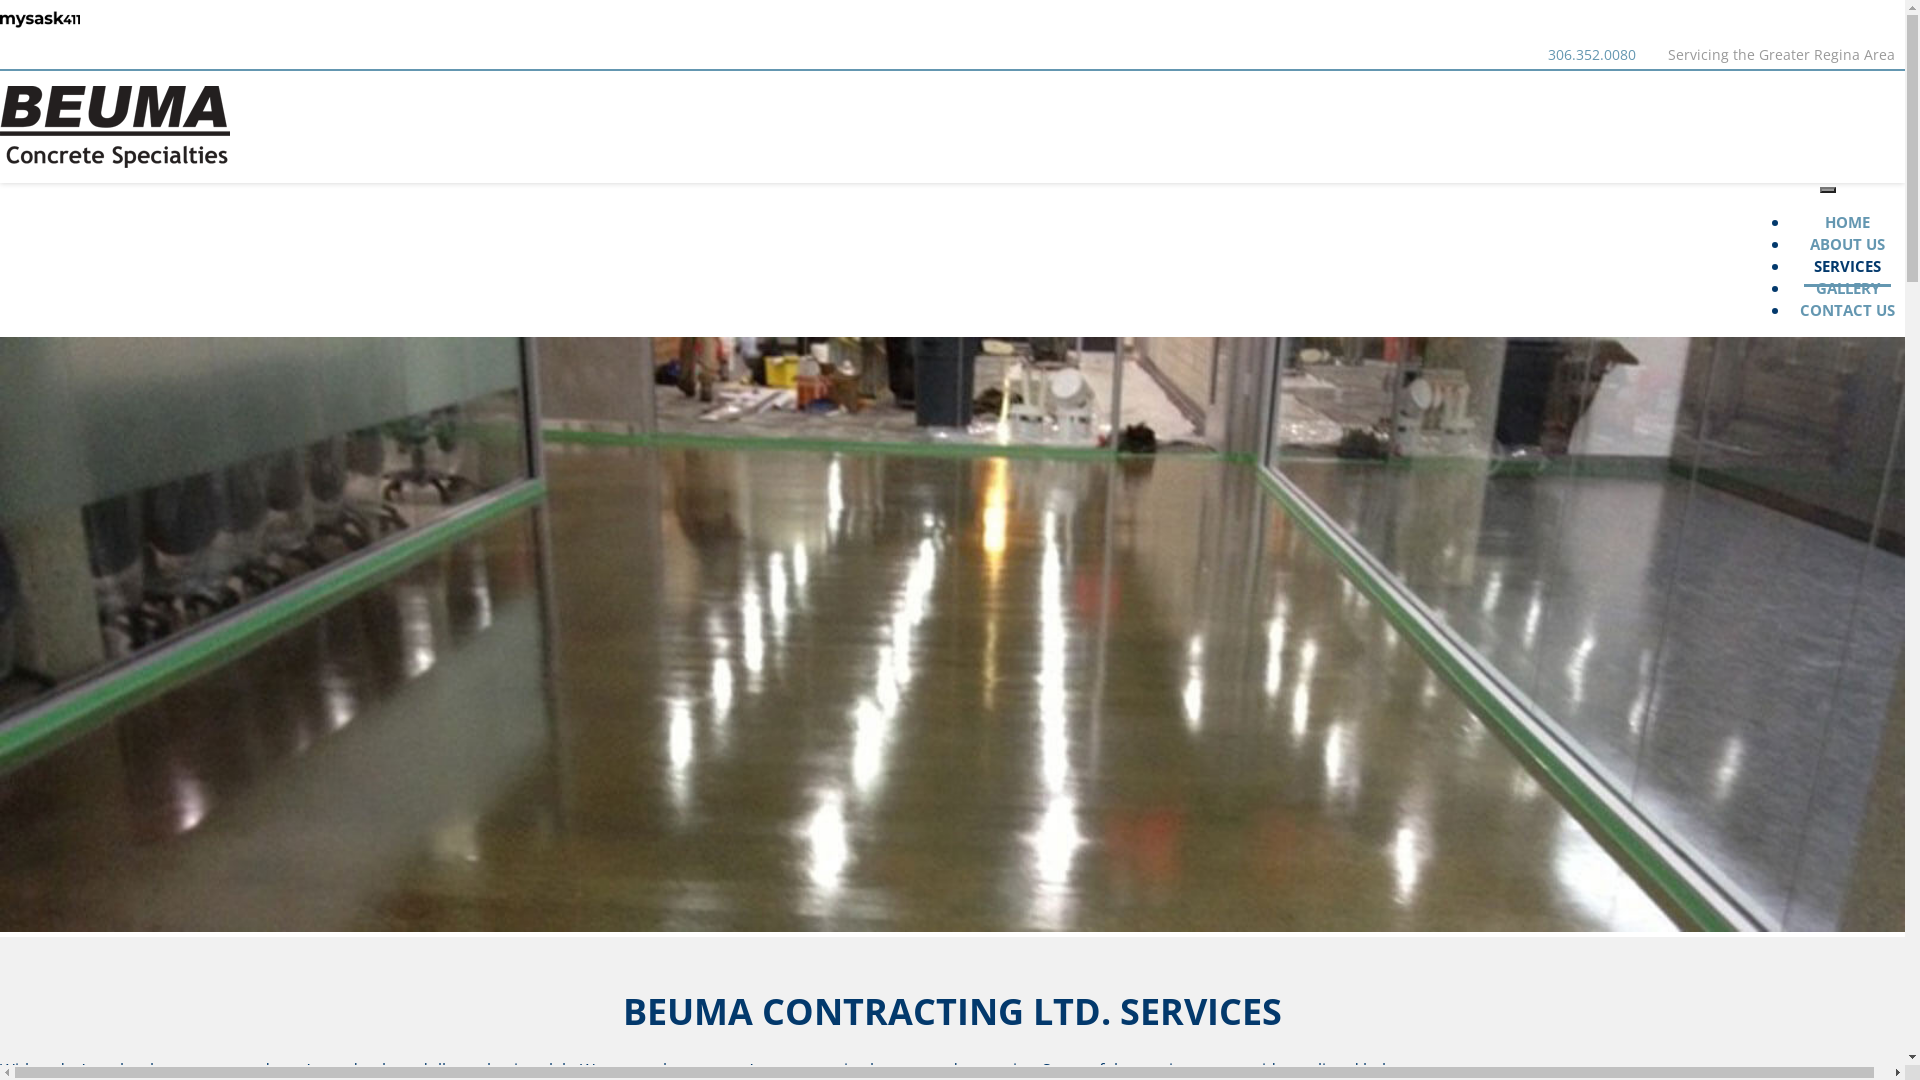 Image resolution: width=1920 pixels, height=1080 pixels. What do you see at coordinates (1846, 244) in the screenshot?
I see `'ABOUT US'` at bounding box center [1846, 244].